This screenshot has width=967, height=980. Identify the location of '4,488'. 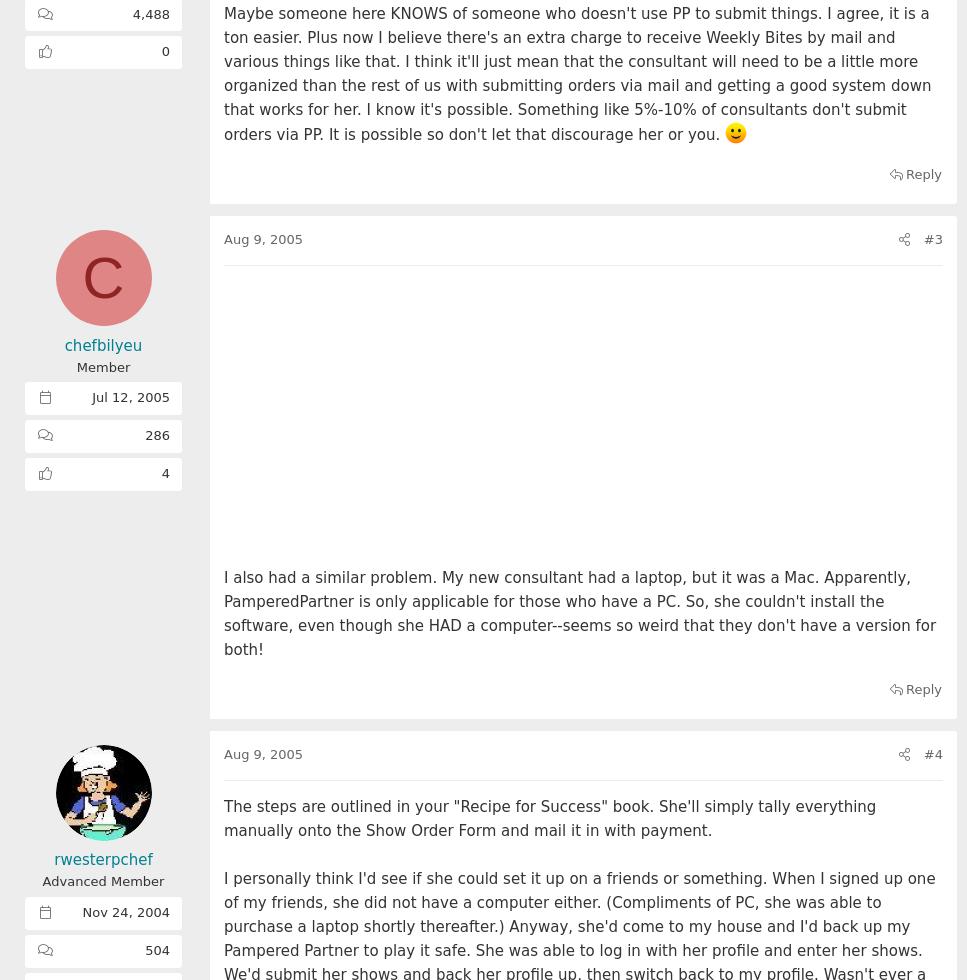
(130, 13).